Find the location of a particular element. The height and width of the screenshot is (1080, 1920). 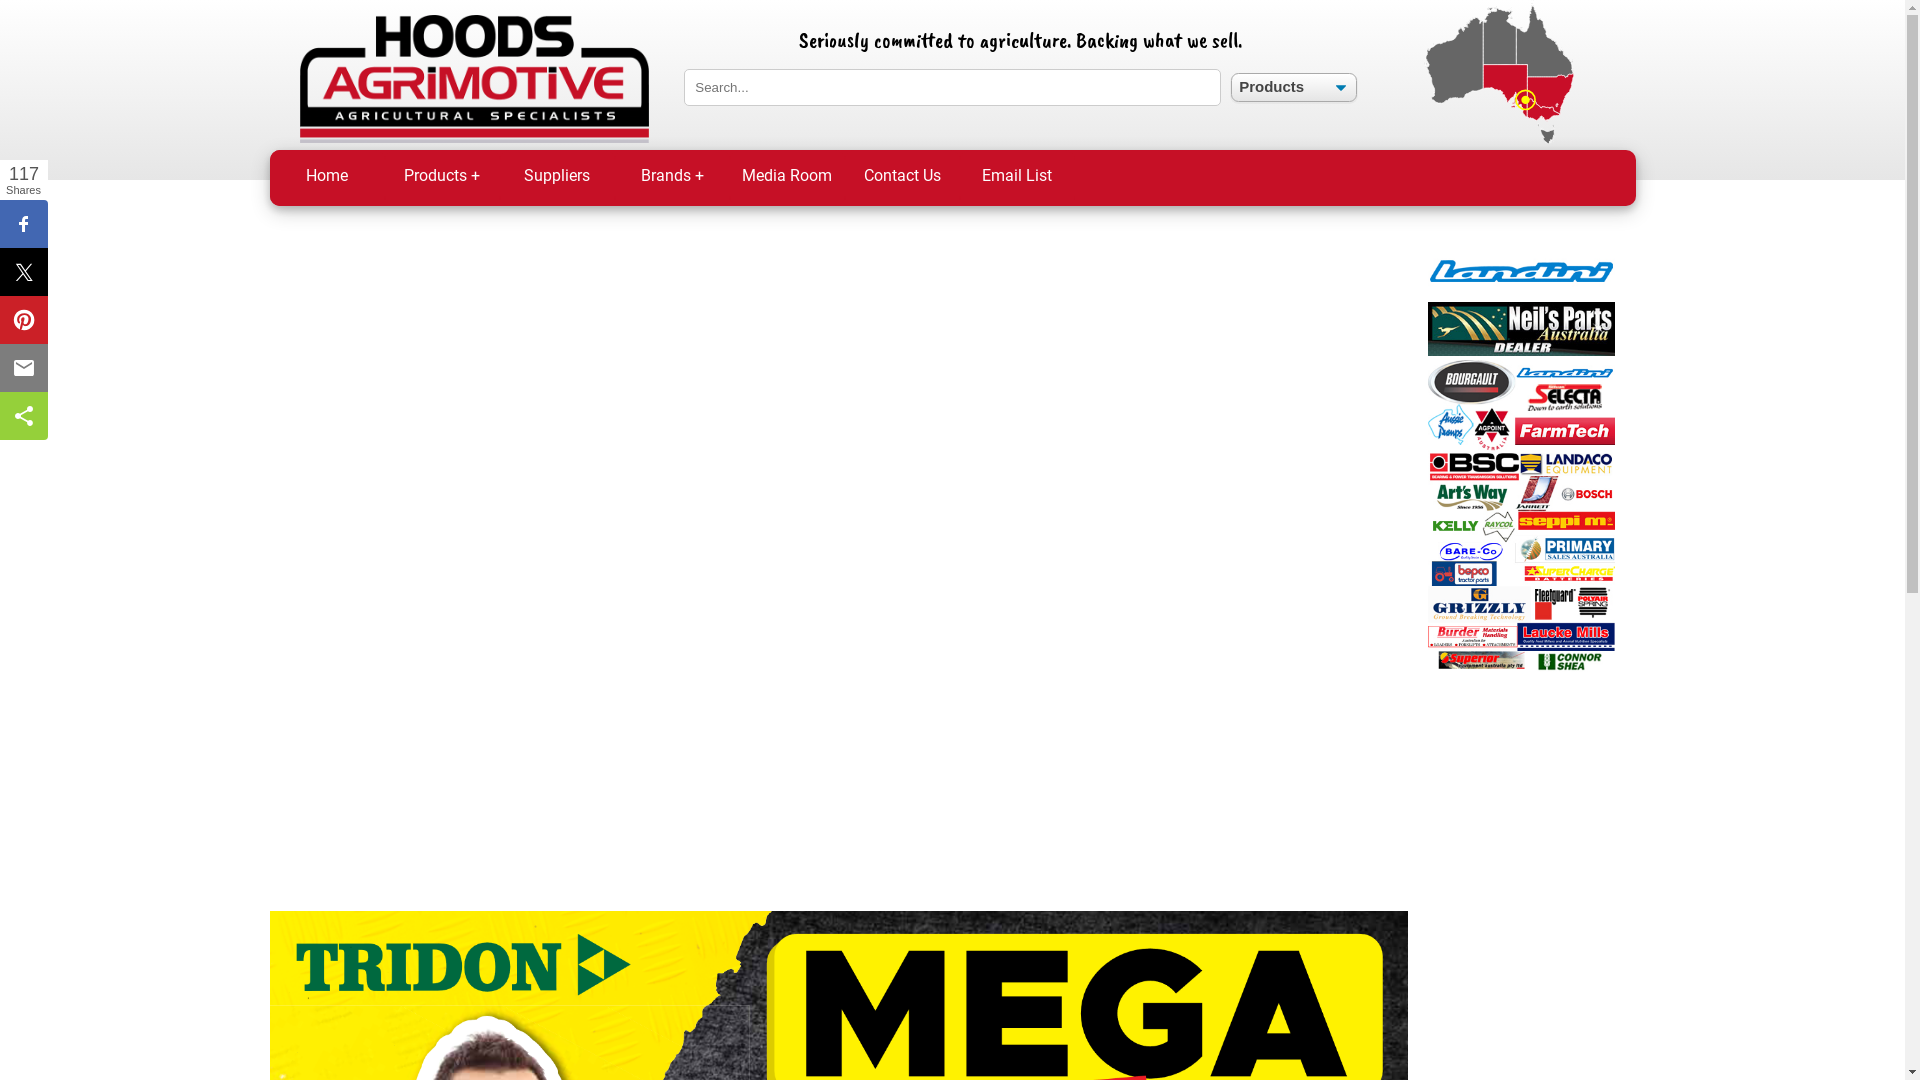

'Email List' is located at coordinates (1017, 176).